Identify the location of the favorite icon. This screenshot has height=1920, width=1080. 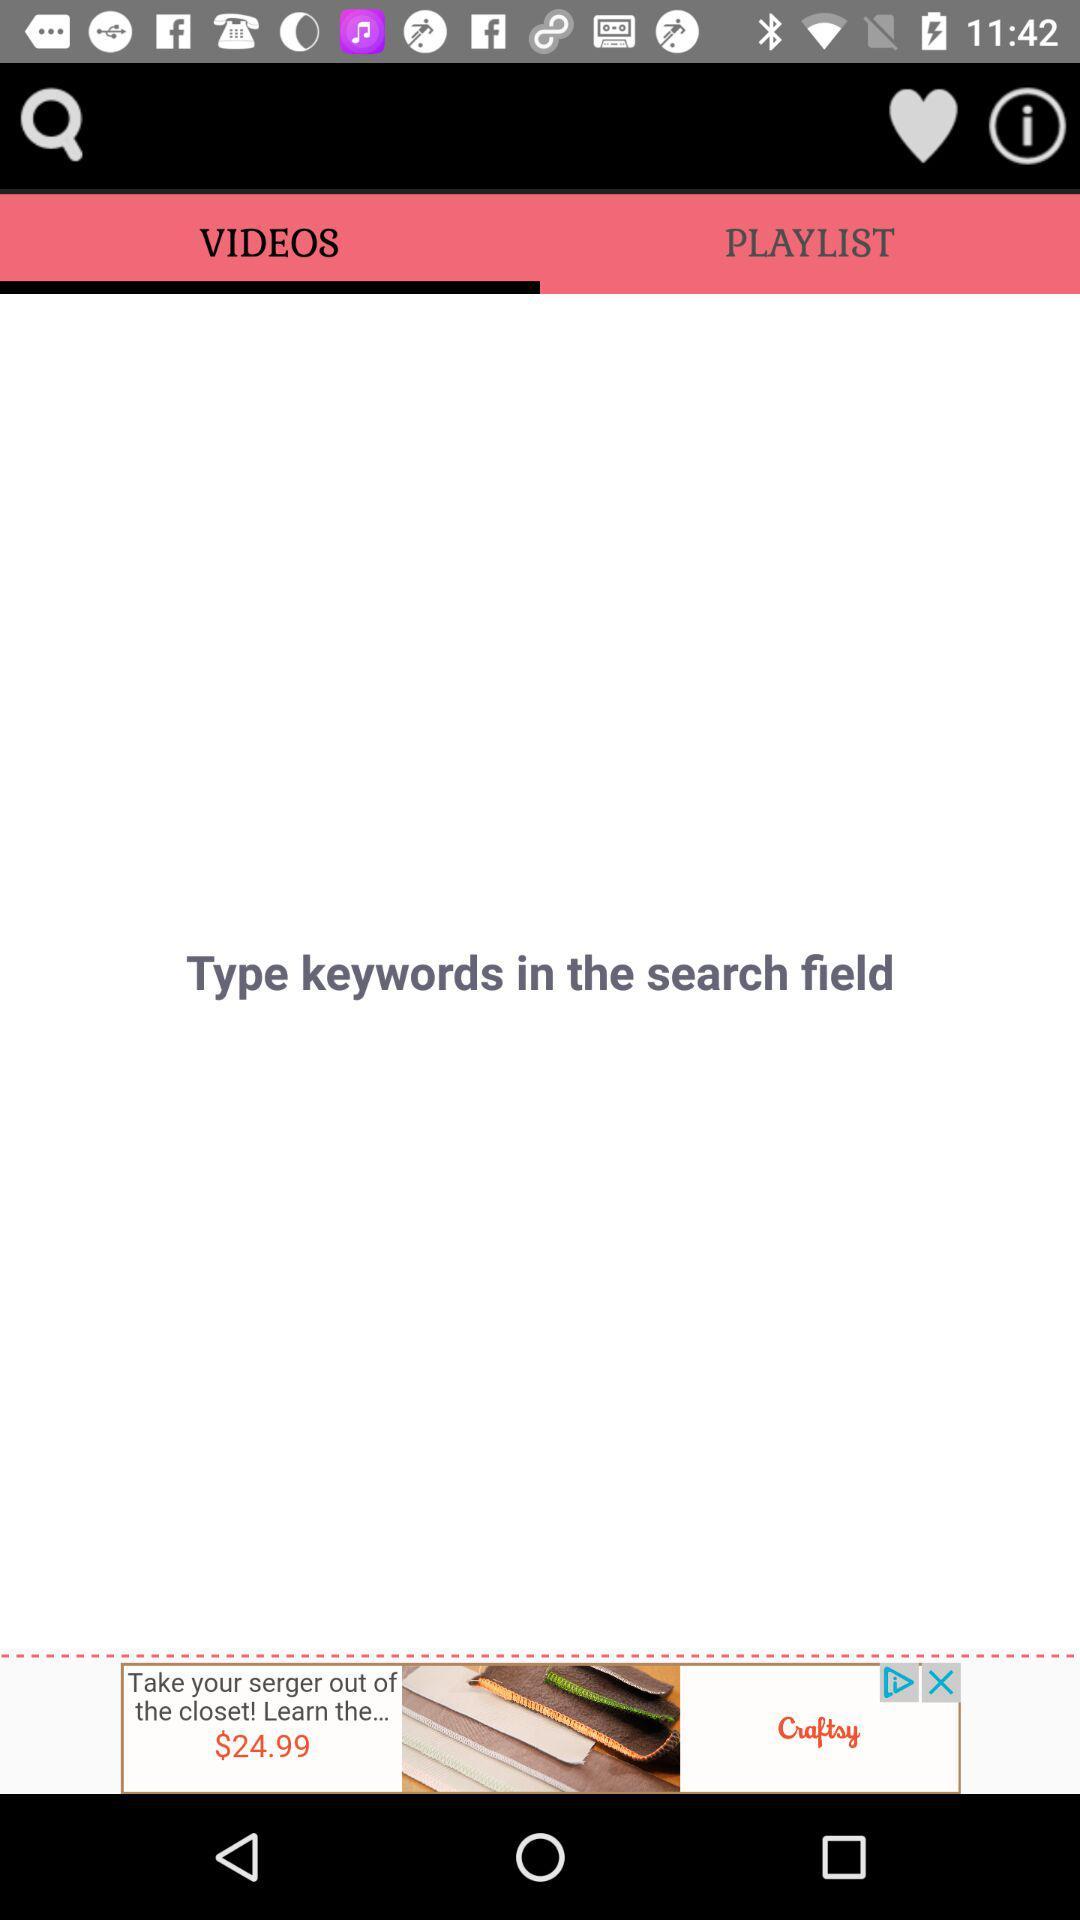
(922, 124).